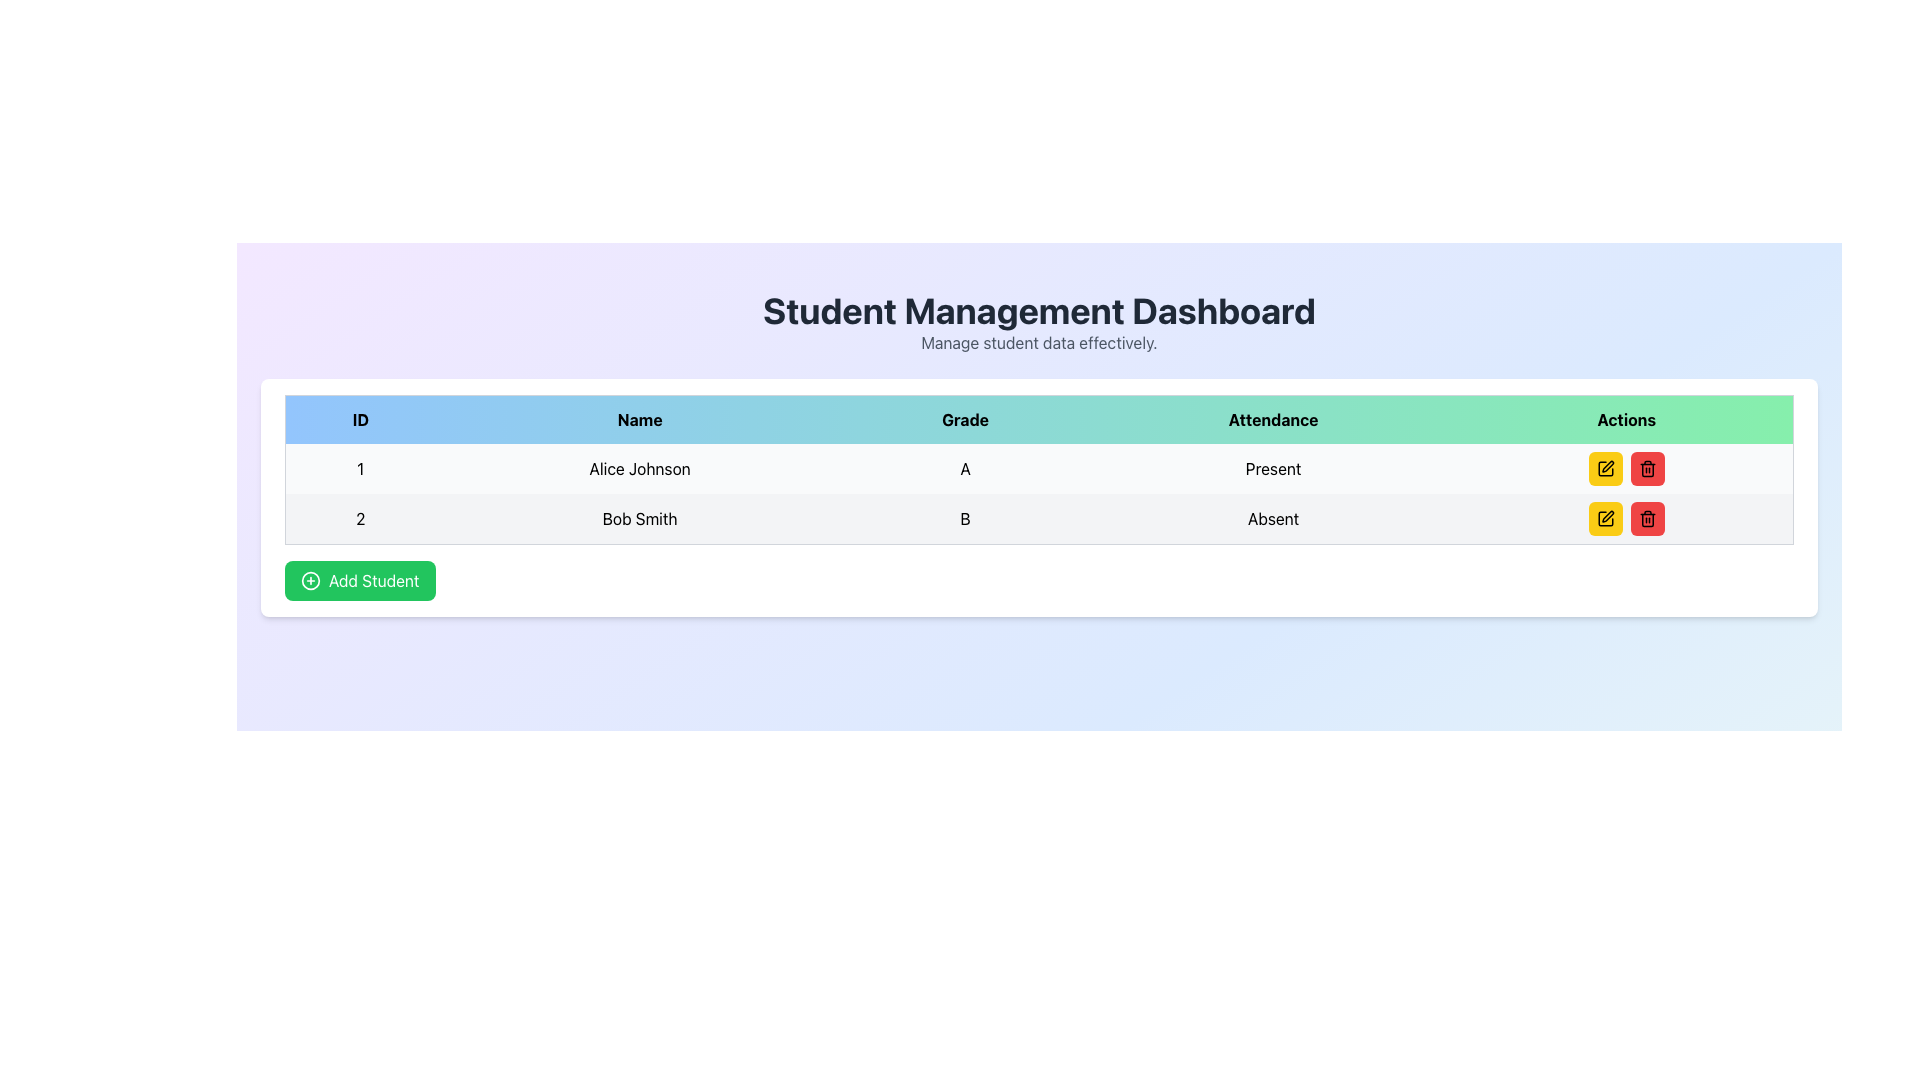 The height and width of the screenshot is (1080, 1920). What do you see at coordinates (1605, 518) in the screenshot?
I see `the button in the Actions column of the table to initiate a style change, specifically for the row corresponding to 'Bob Smith'` at bounding box center [1605, 518].